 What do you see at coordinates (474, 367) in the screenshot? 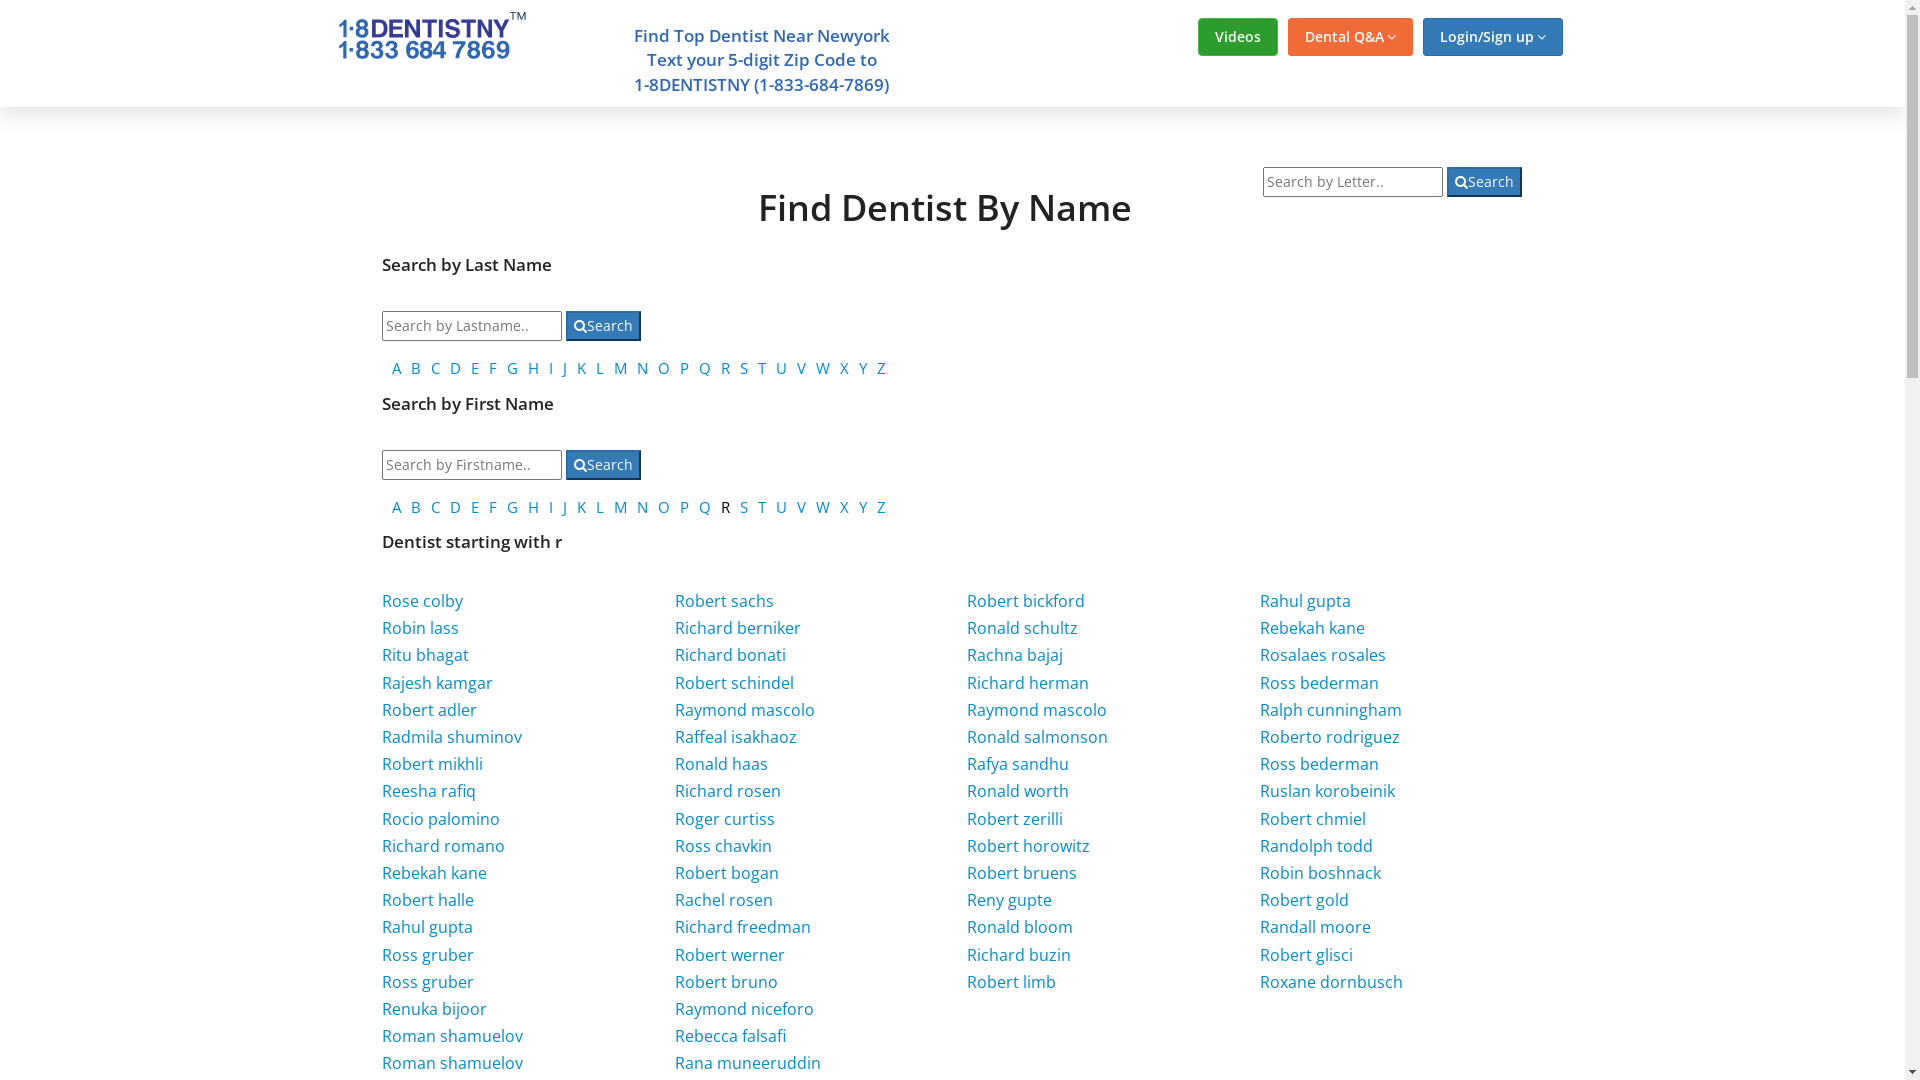
I see `'E'` at bounding box center [474, 367].